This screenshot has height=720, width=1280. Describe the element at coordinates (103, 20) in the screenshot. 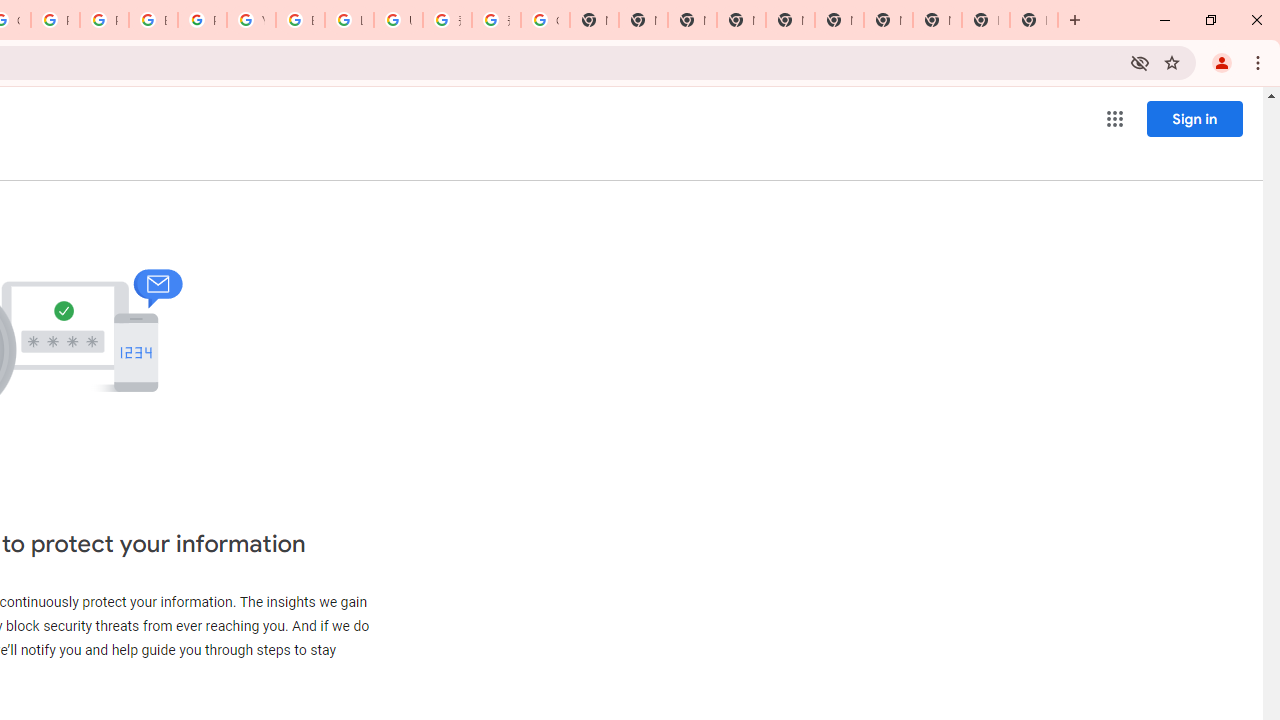

I see `'Privacy Help Center - Policies Help'` at that location.